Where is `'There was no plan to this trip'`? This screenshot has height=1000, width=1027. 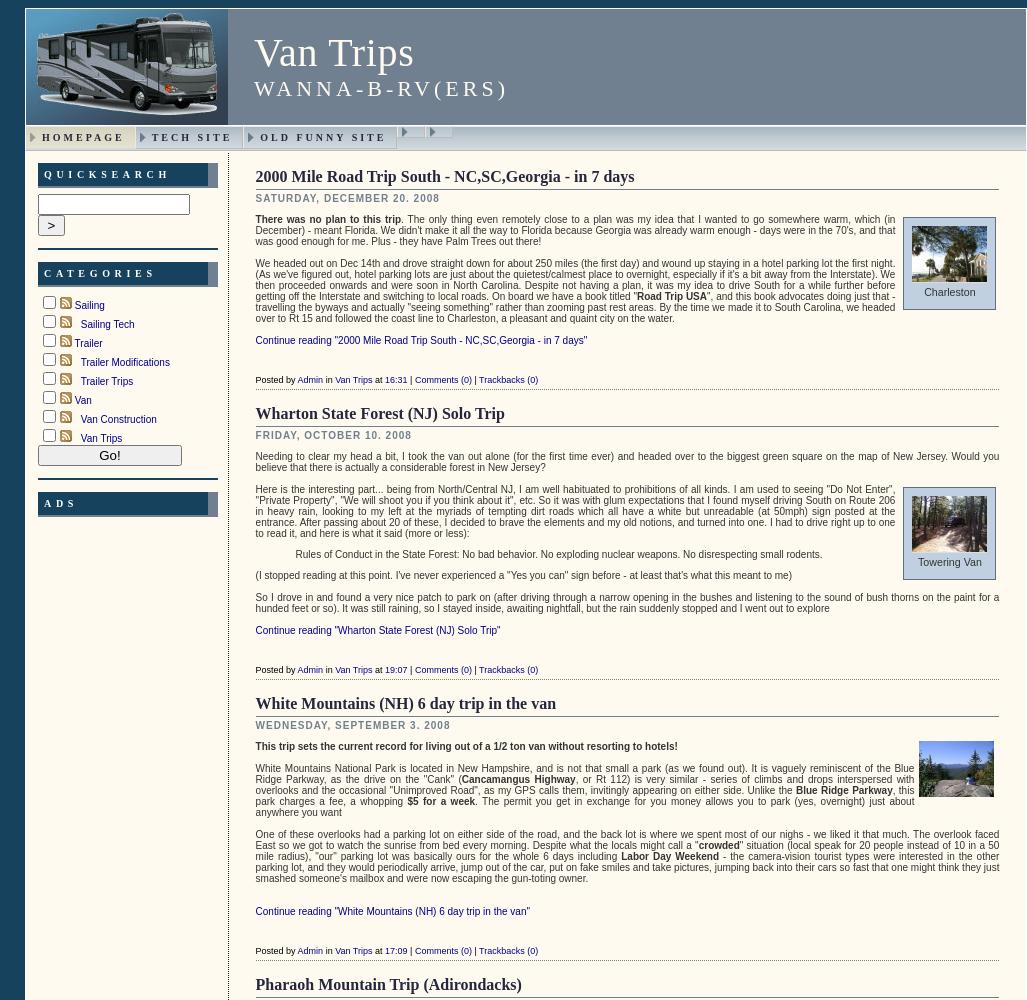 'There was no plan to this trip' is located at coordinates (255, 217).